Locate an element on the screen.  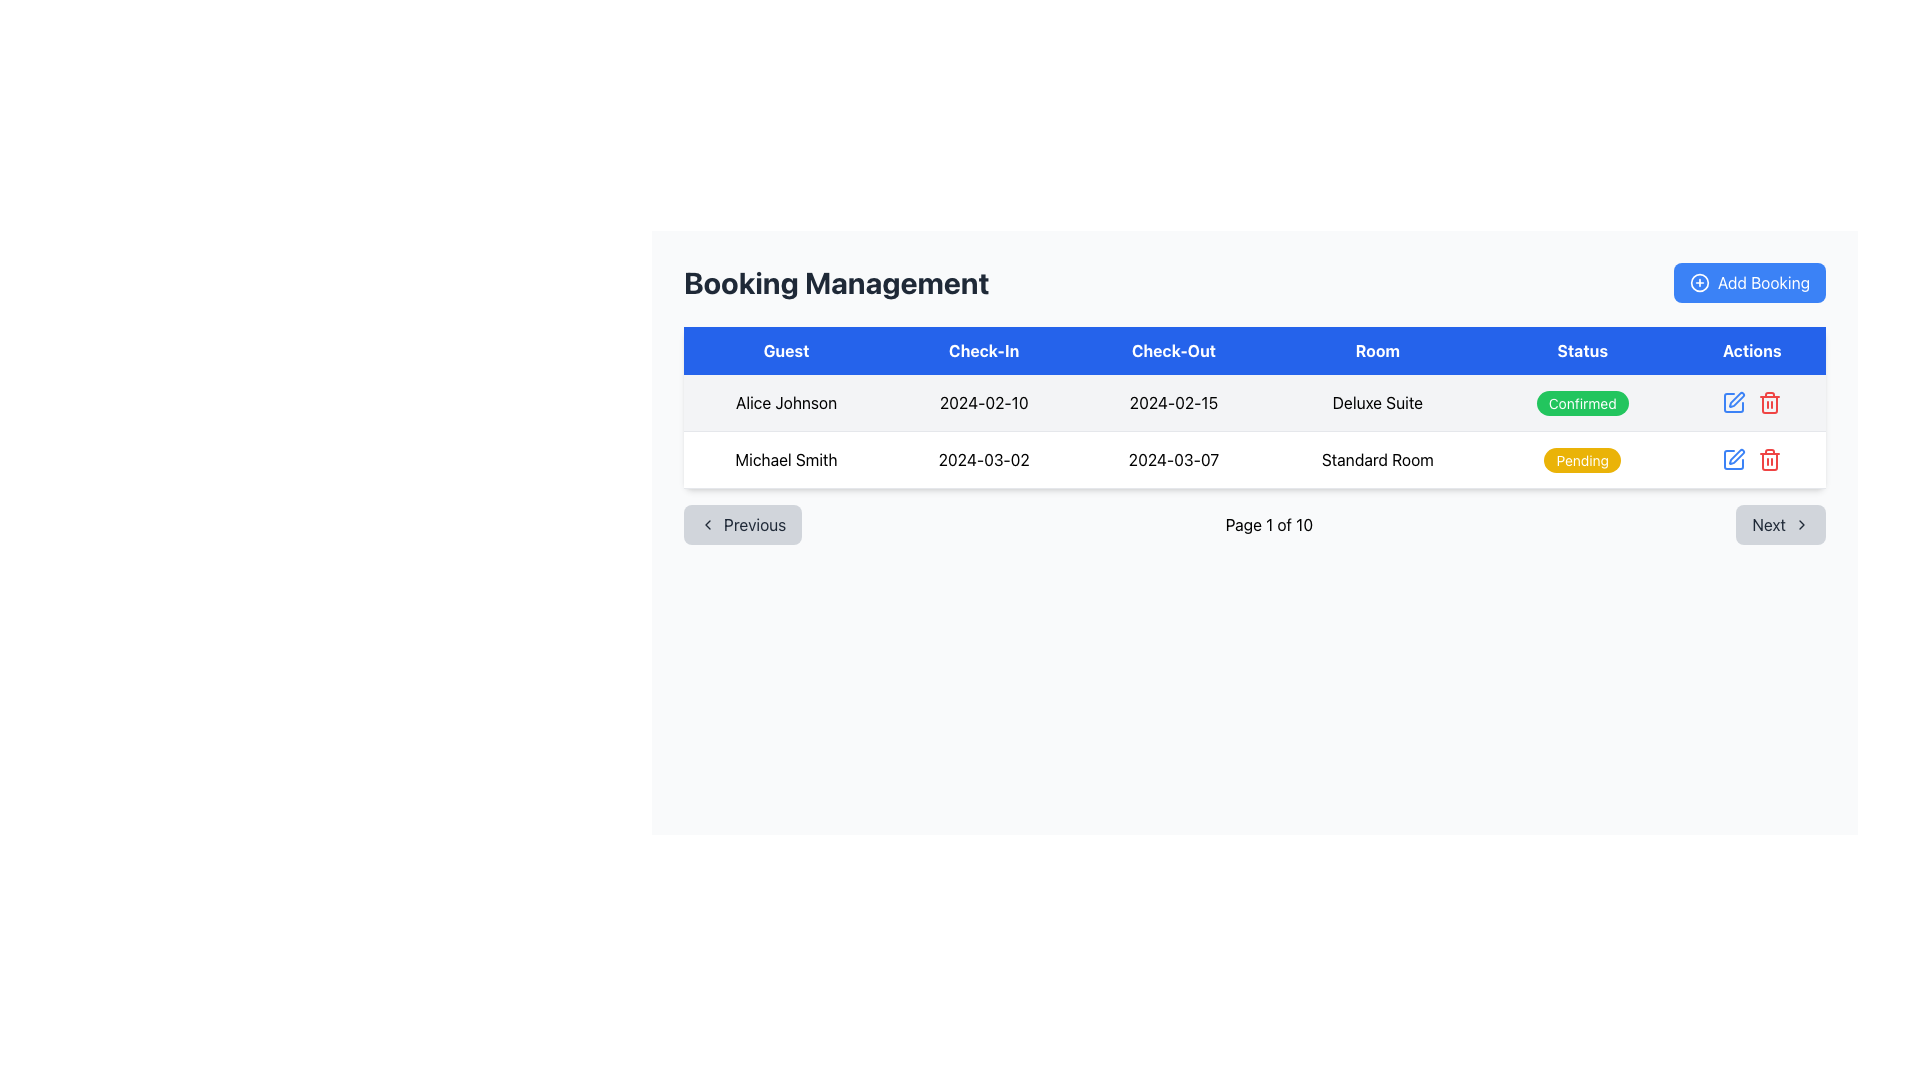
the Icon Button located at the rightmost side of the row for the second booking entry under the 'Actions' column is located at coordinates (1733, 459).